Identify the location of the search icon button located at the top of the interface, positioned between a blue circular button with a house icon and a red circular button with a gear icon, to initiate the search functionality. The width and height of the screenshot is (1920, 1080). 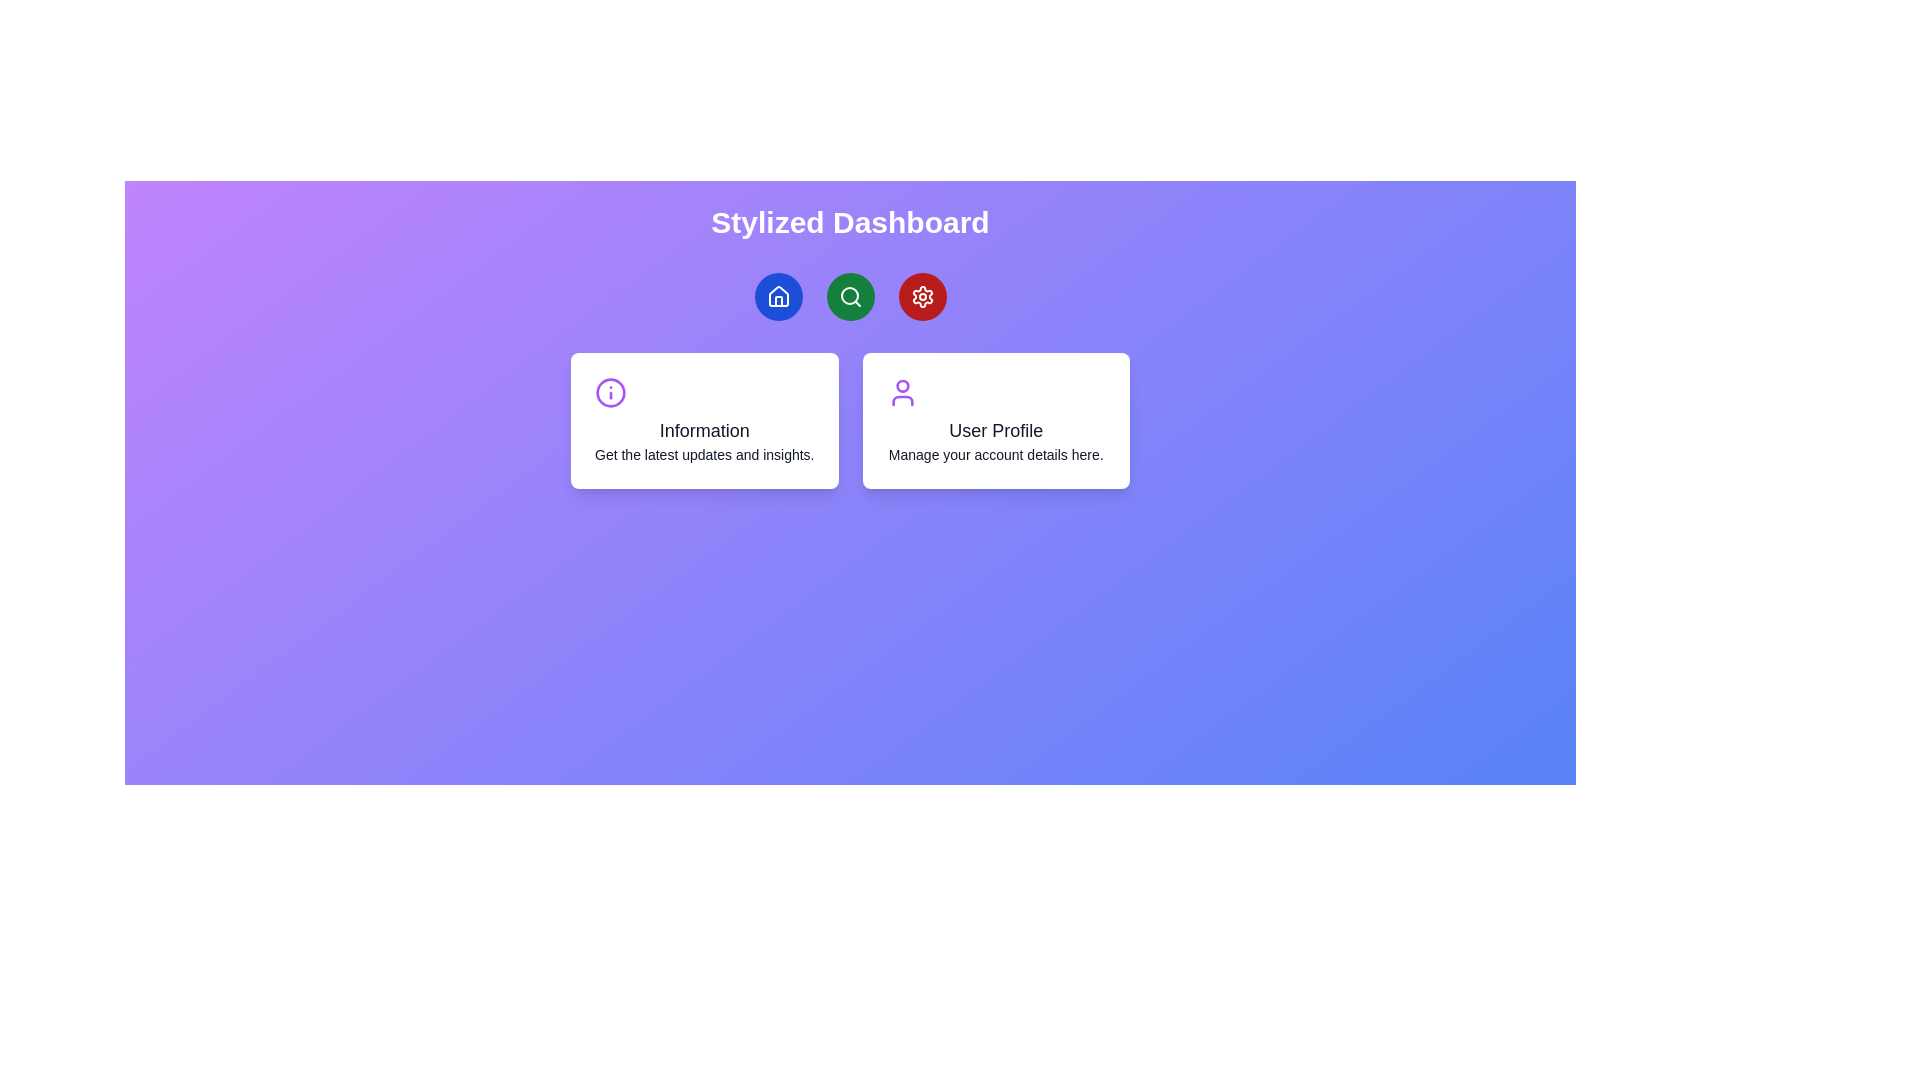
(850, 297).